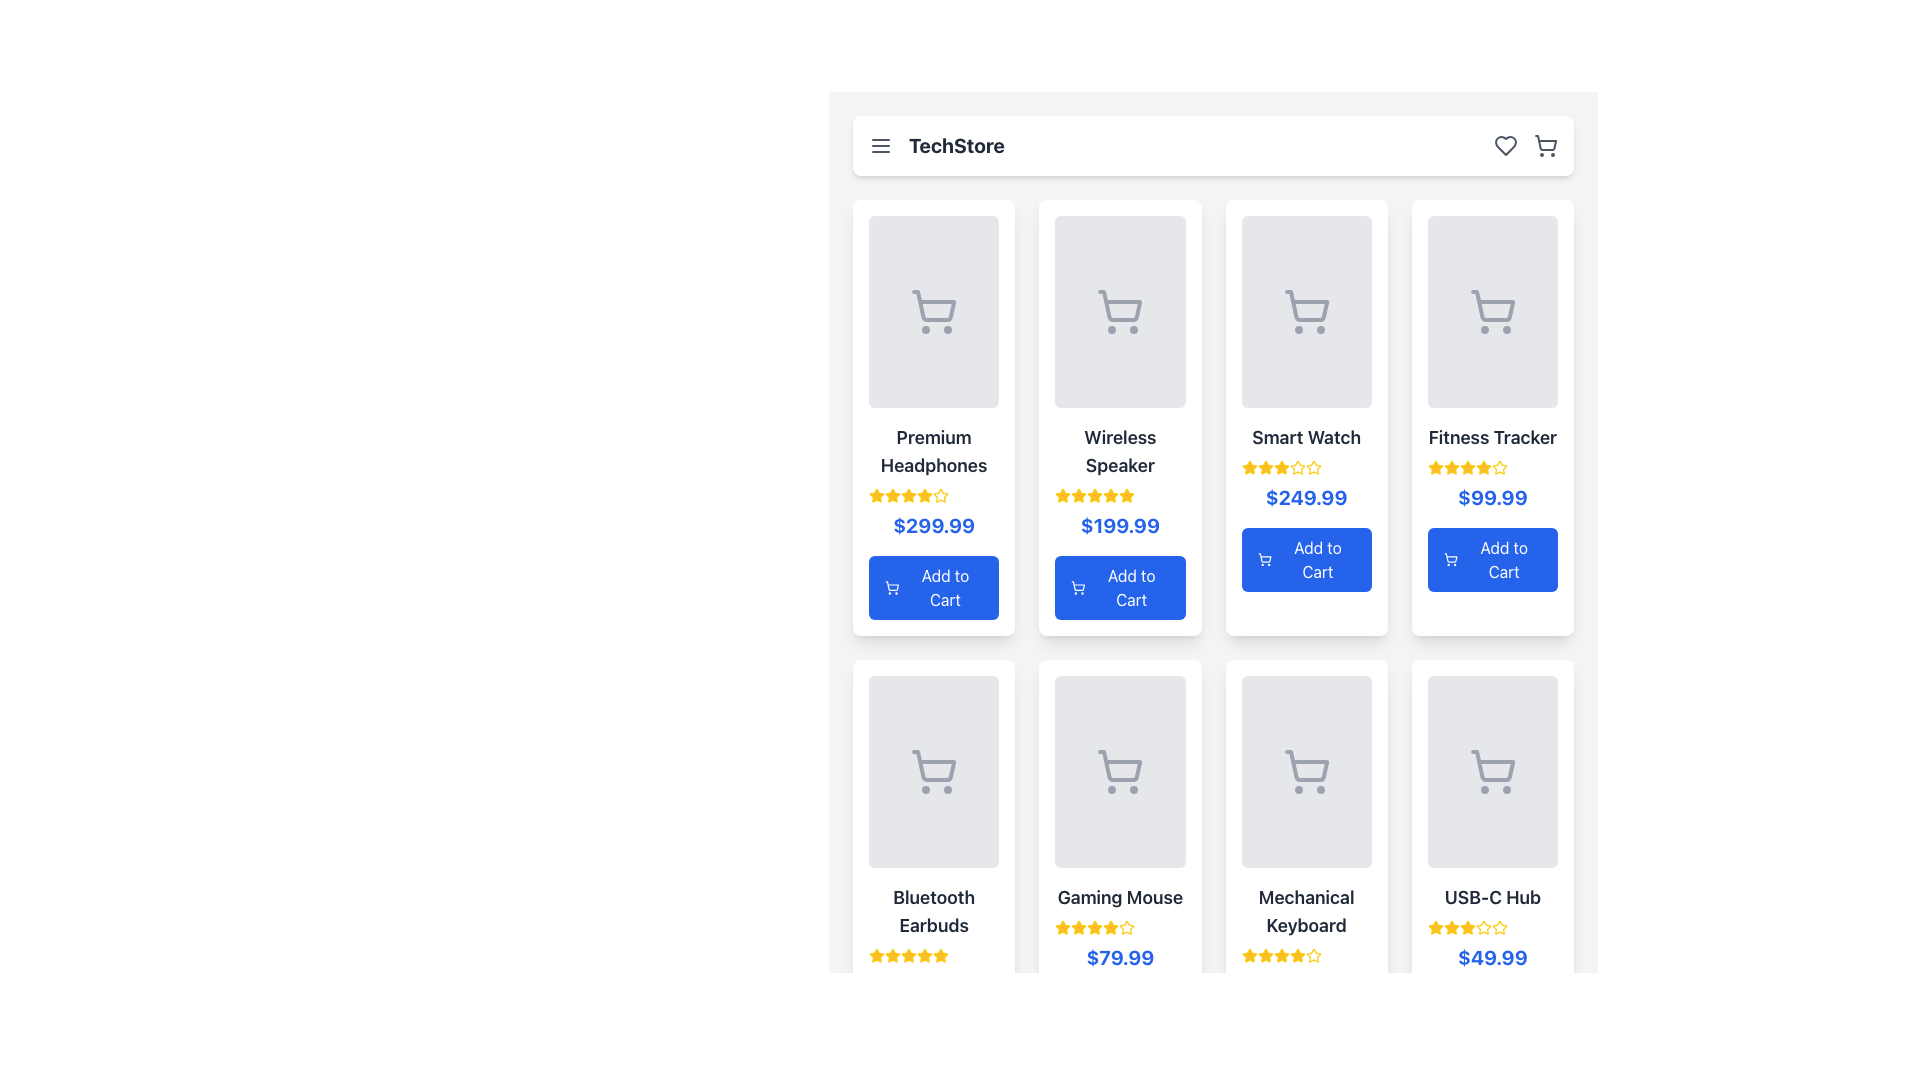 The width and height of the screenshot is (1920, 1080). I want to click on the last star icon in the five-star rating system, which is yellow and positioned to the far-right below the 'Bluetooth Earbuds' item, so click(939, 955).